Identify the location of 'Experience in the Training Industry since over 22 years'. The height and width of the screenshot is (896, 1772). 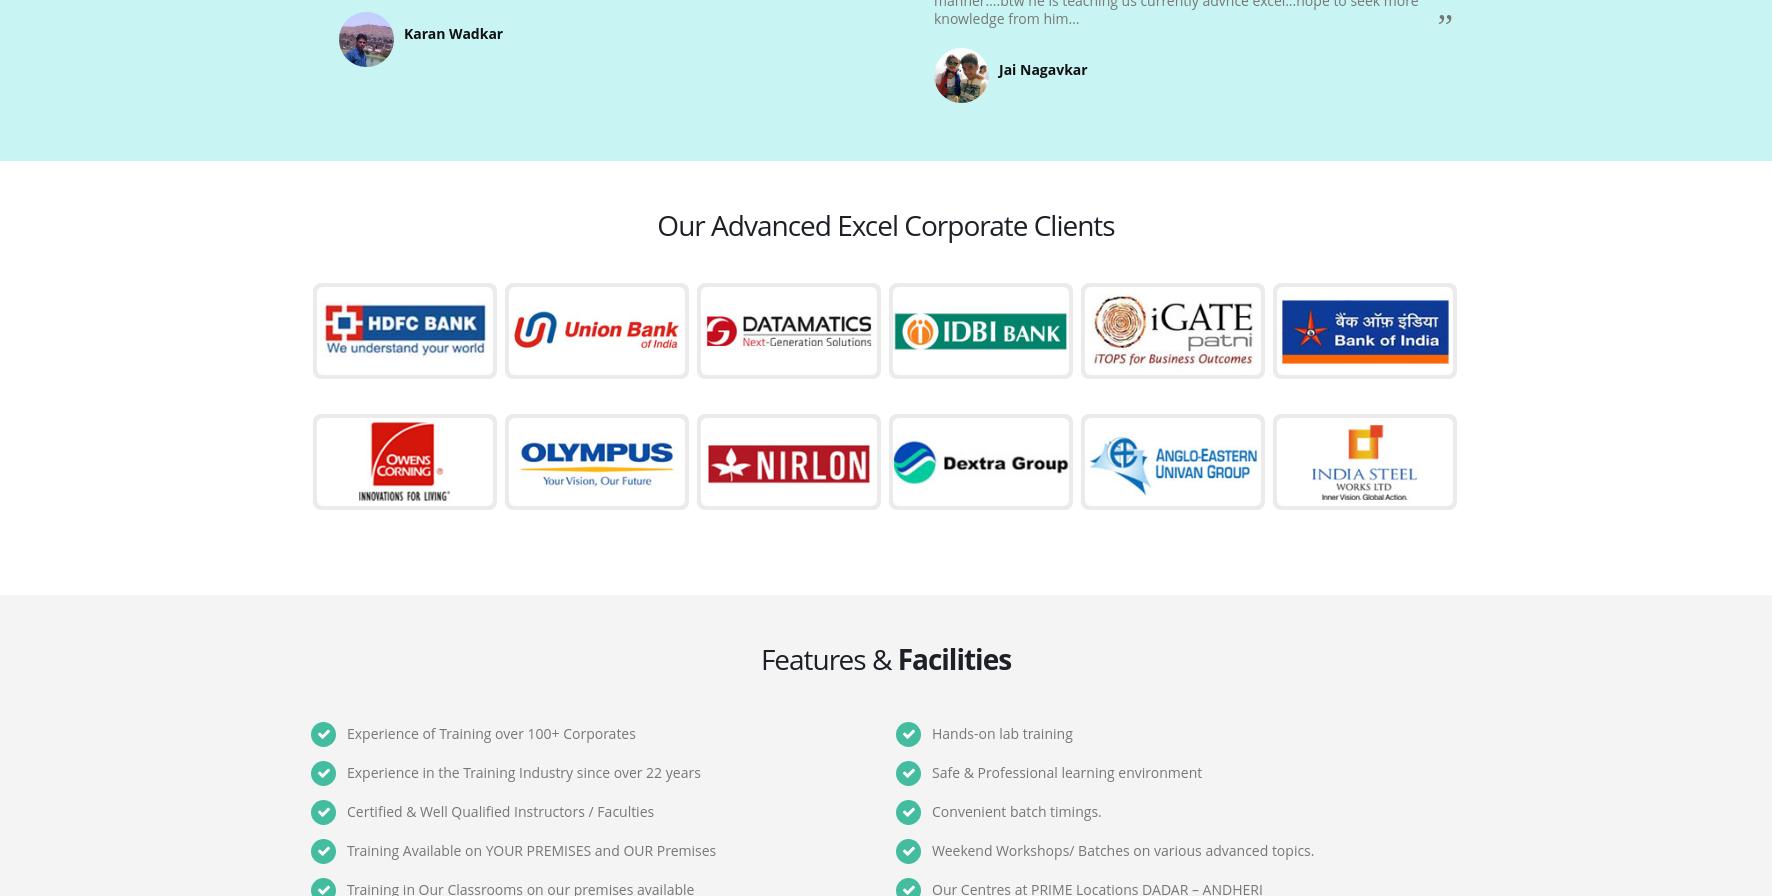
(522, 772).